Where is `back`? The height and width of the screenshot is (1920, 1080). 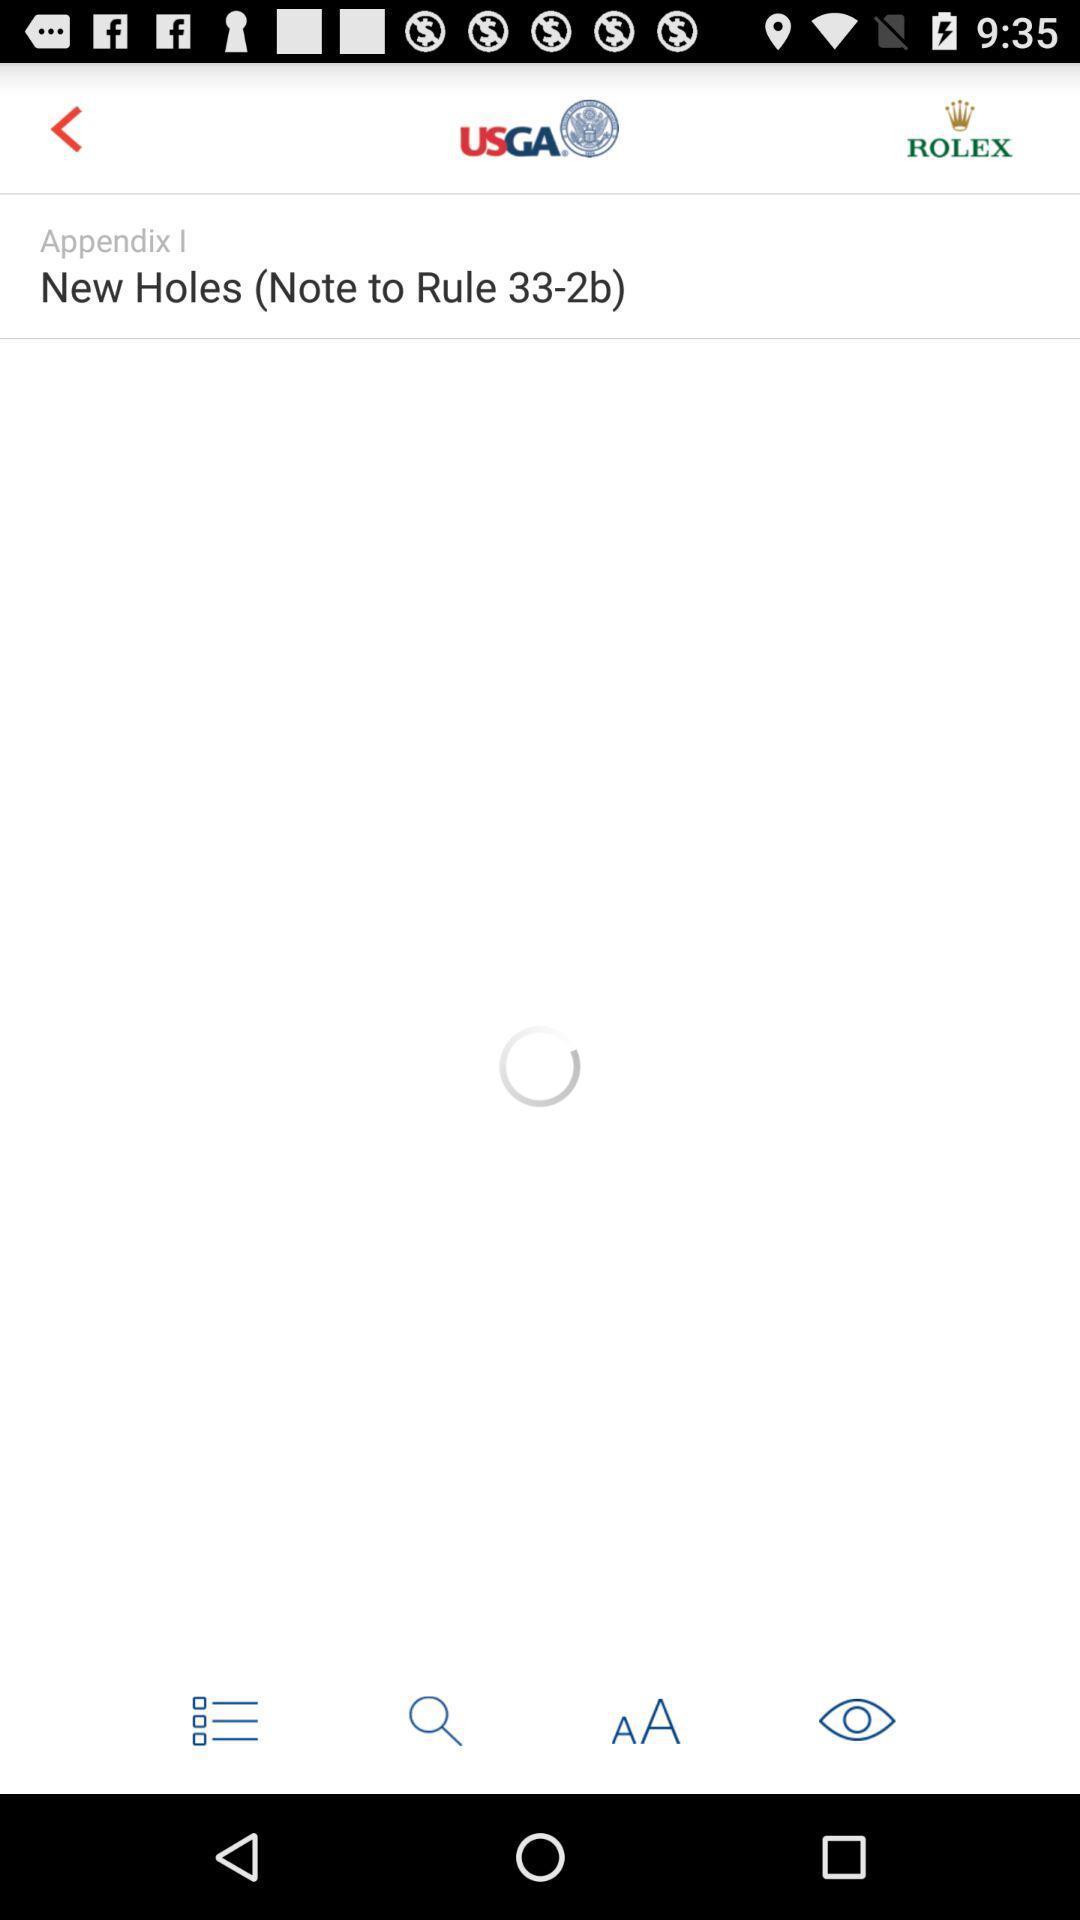
back is located at coordinates (64, 127).